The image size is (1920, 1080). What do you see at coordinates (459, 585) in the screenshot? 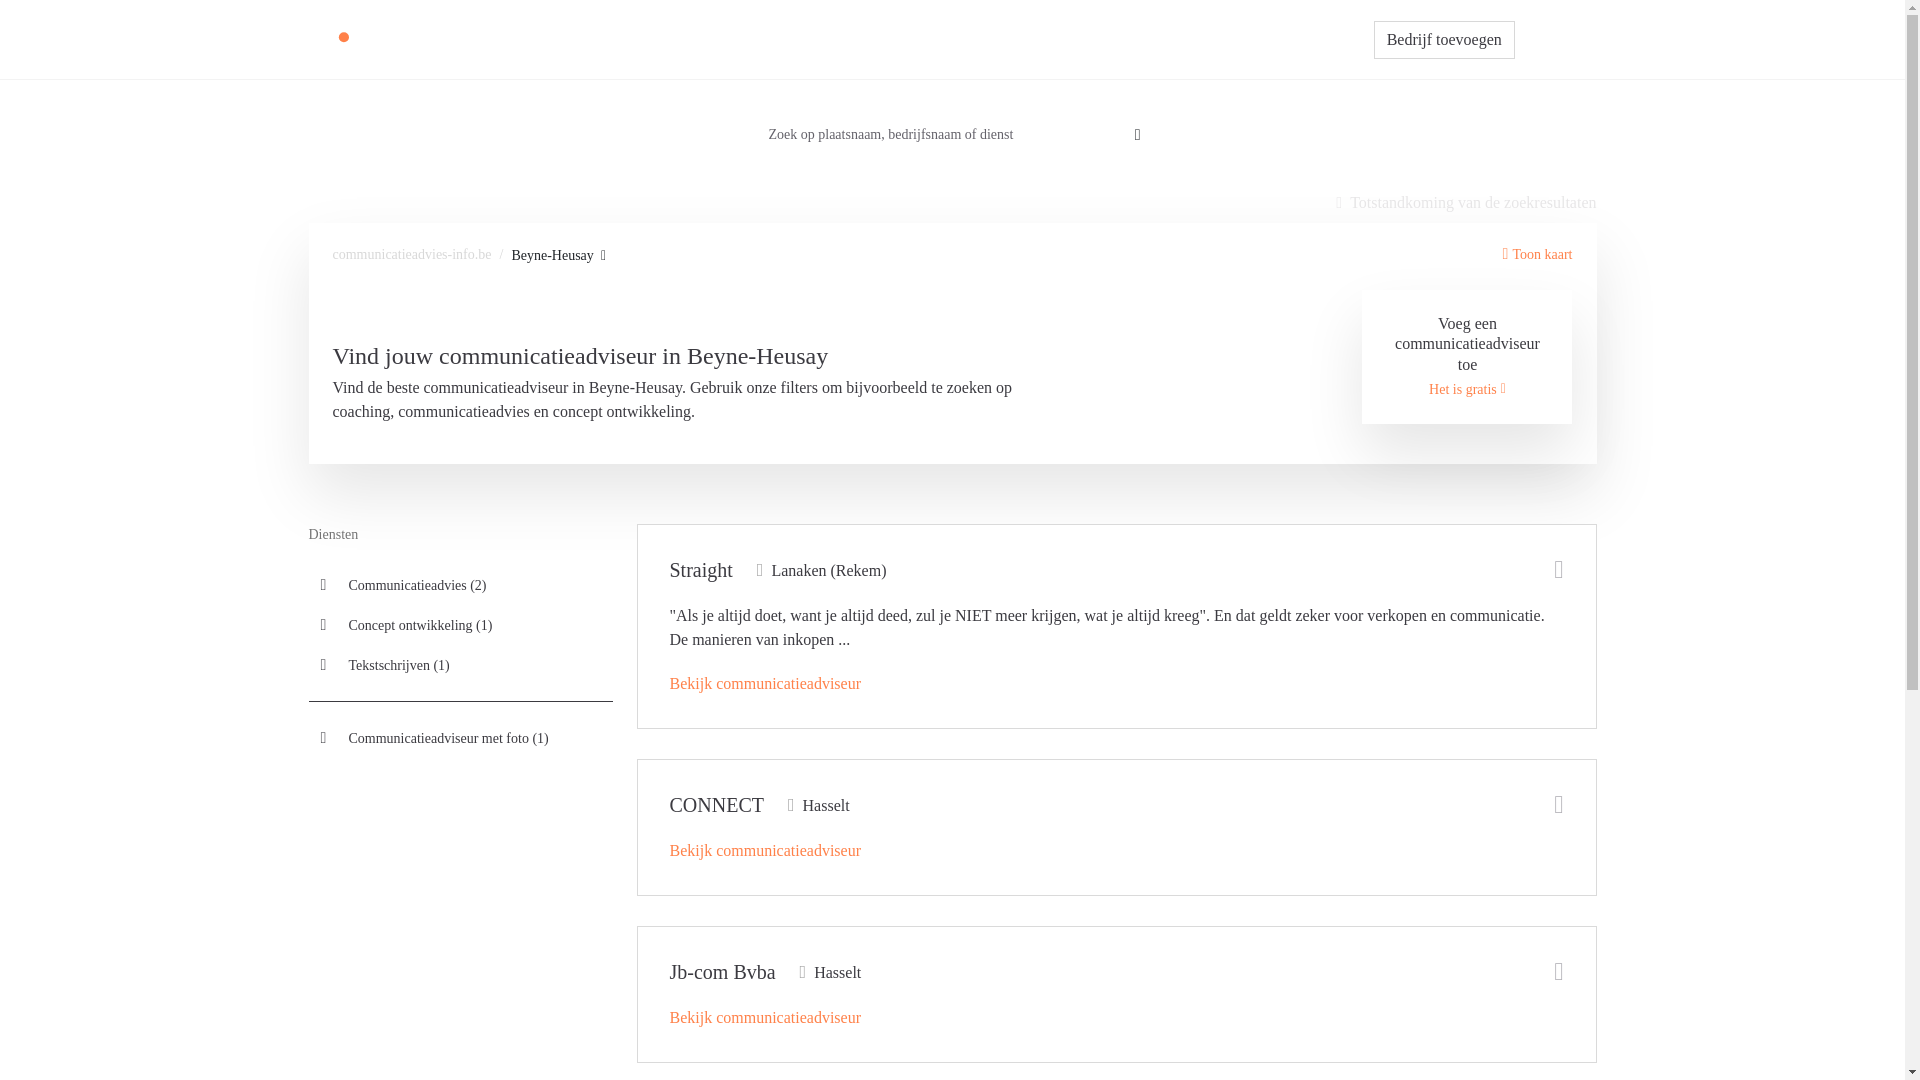
I see `'Communicatieadvies (2)'` at bounding box center [459, 585].